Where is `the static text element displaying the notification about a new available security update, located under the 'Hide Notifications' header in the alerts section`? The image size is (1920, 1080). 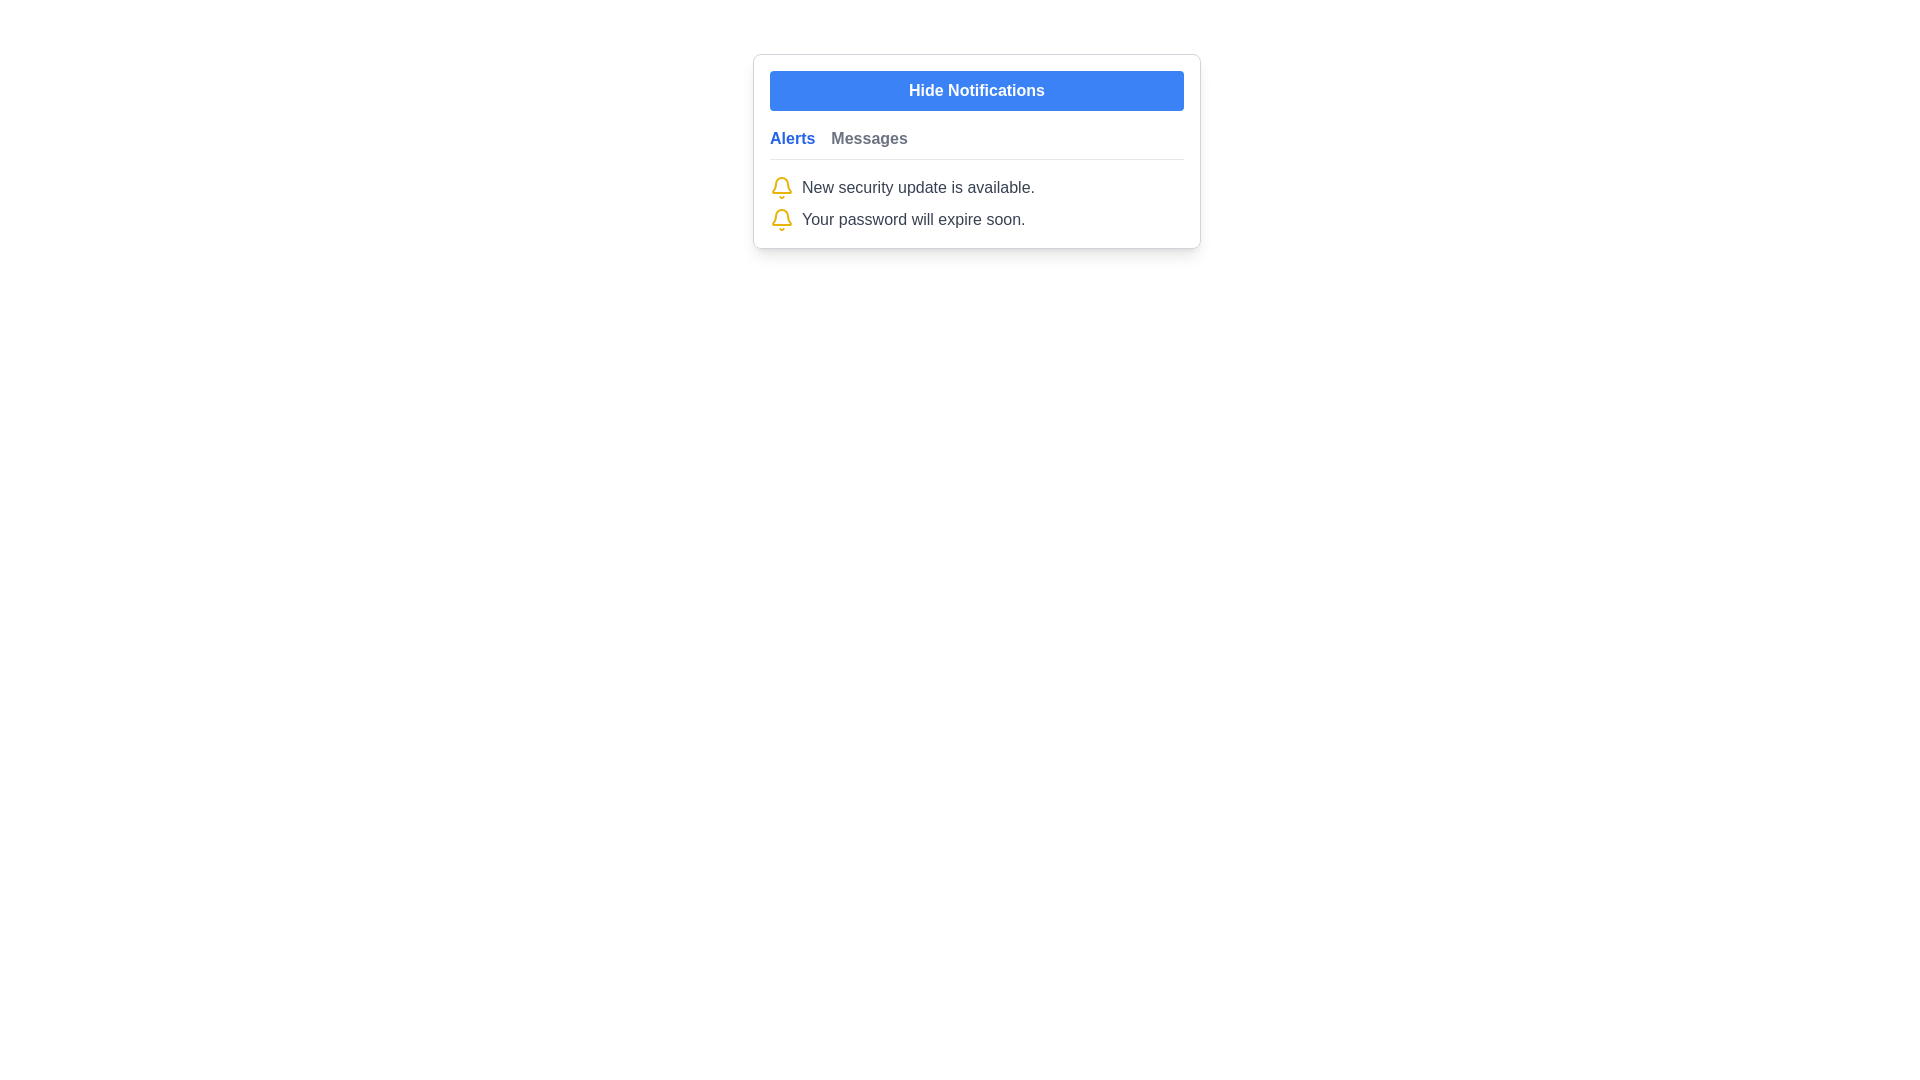 the static text element displaying the notification about a new available security update, located under the 'Hide Notifications' header in the alerts section is located at coordinates (917, 188).